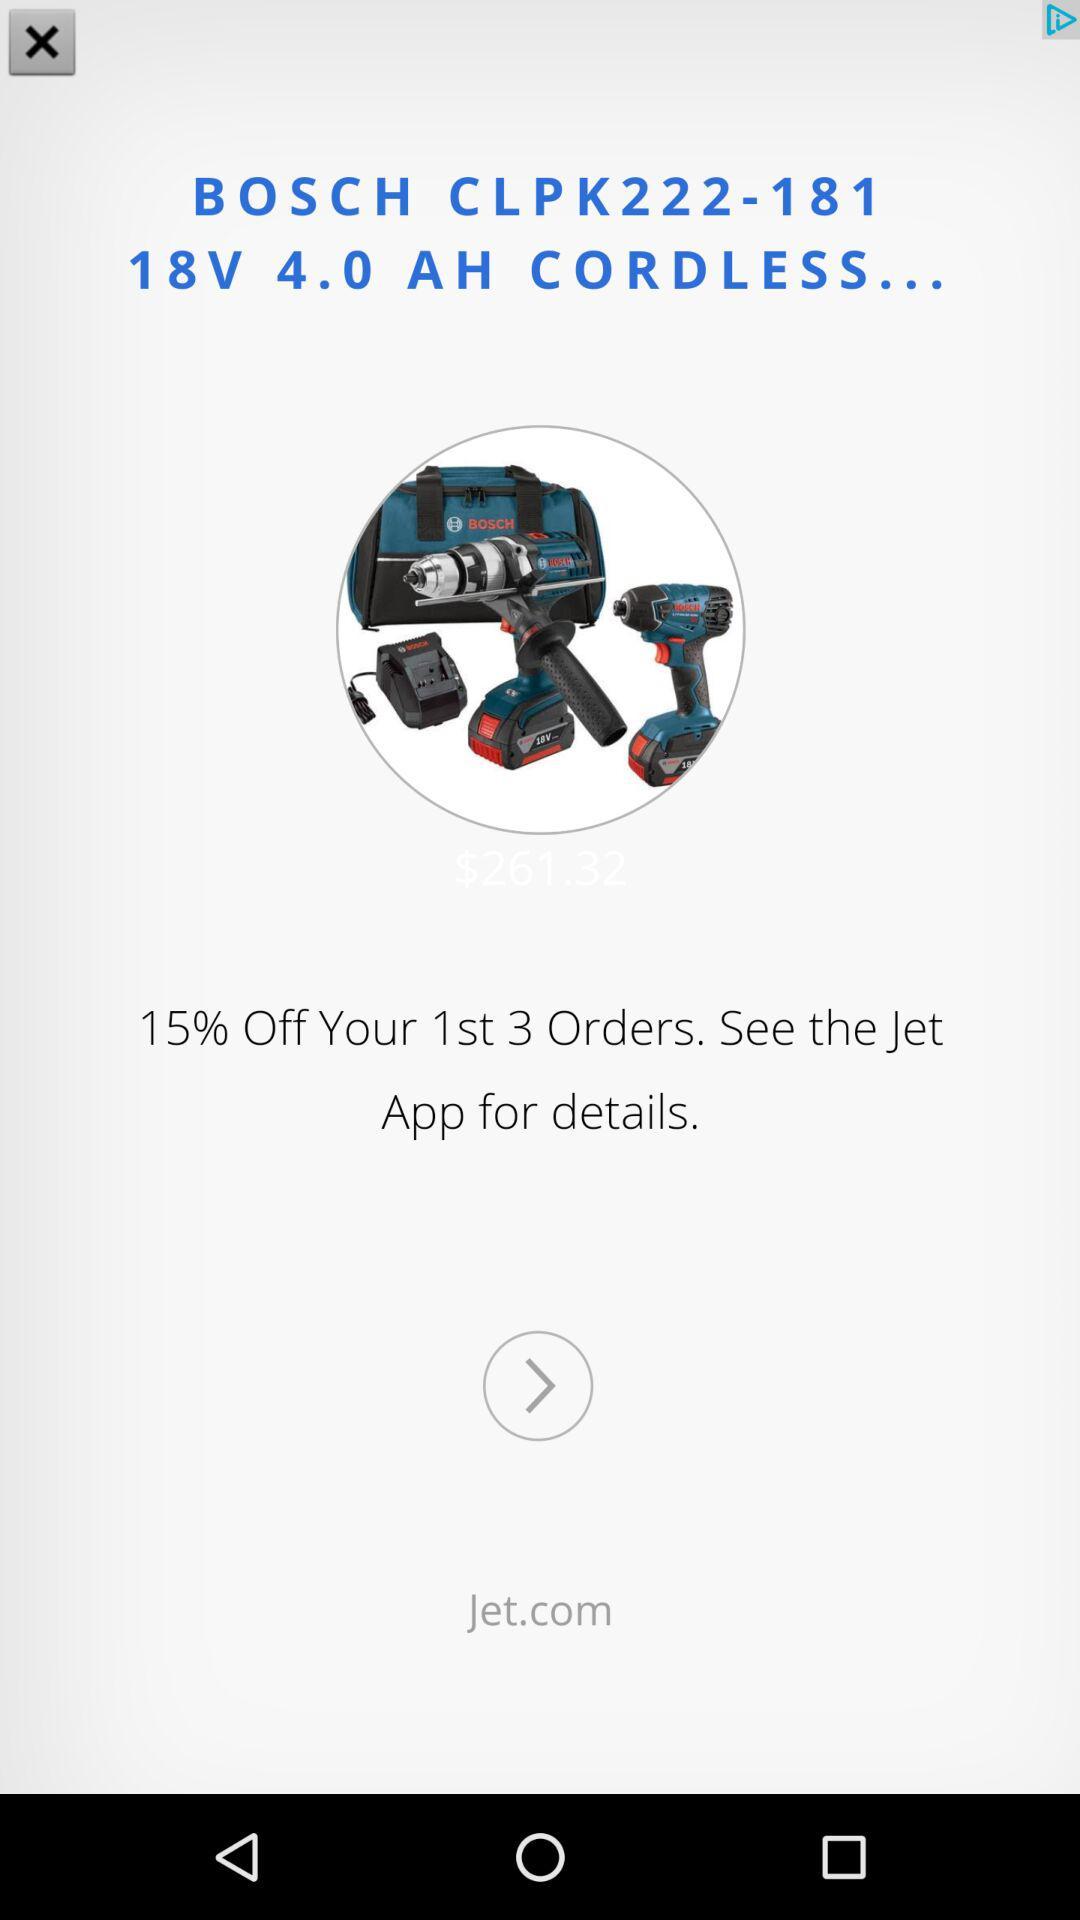  I want to click on the close icon, so click(42, 44).